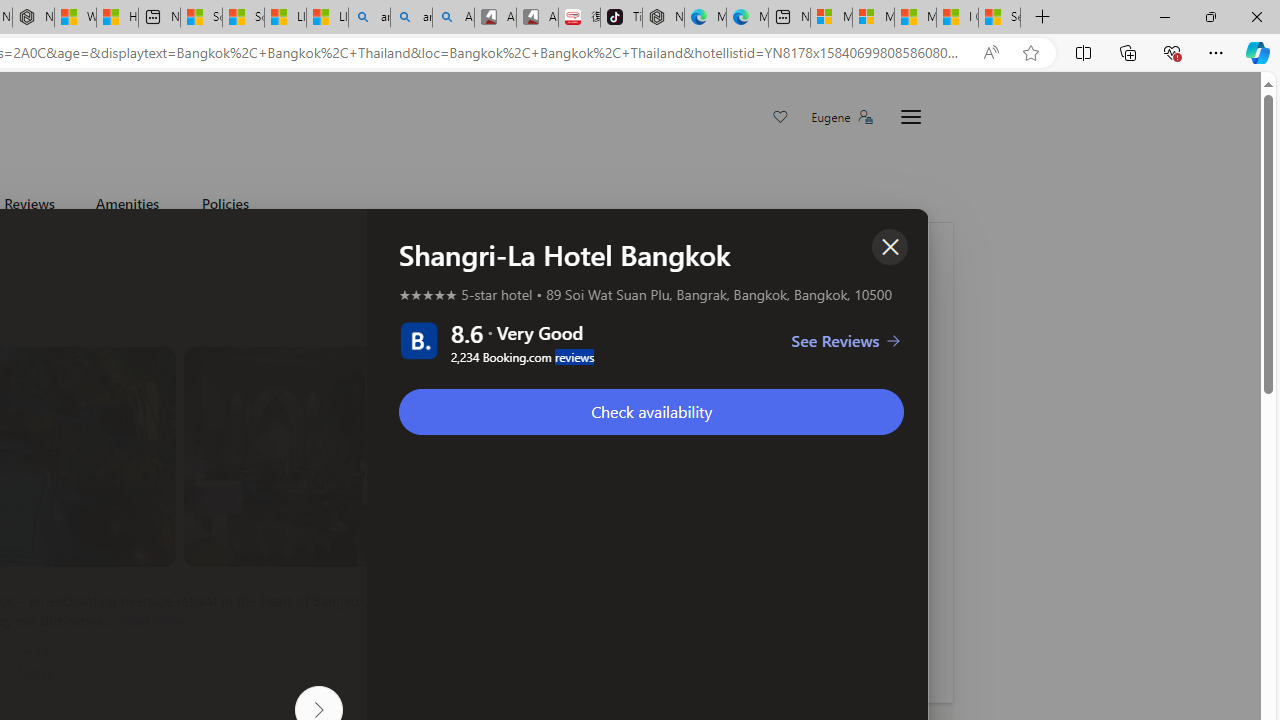 The image size is (1280, 720). Describe the element at coordinates (663, 17) in the screenshot. I see `'Nordace - Best Sellers'` at that location.